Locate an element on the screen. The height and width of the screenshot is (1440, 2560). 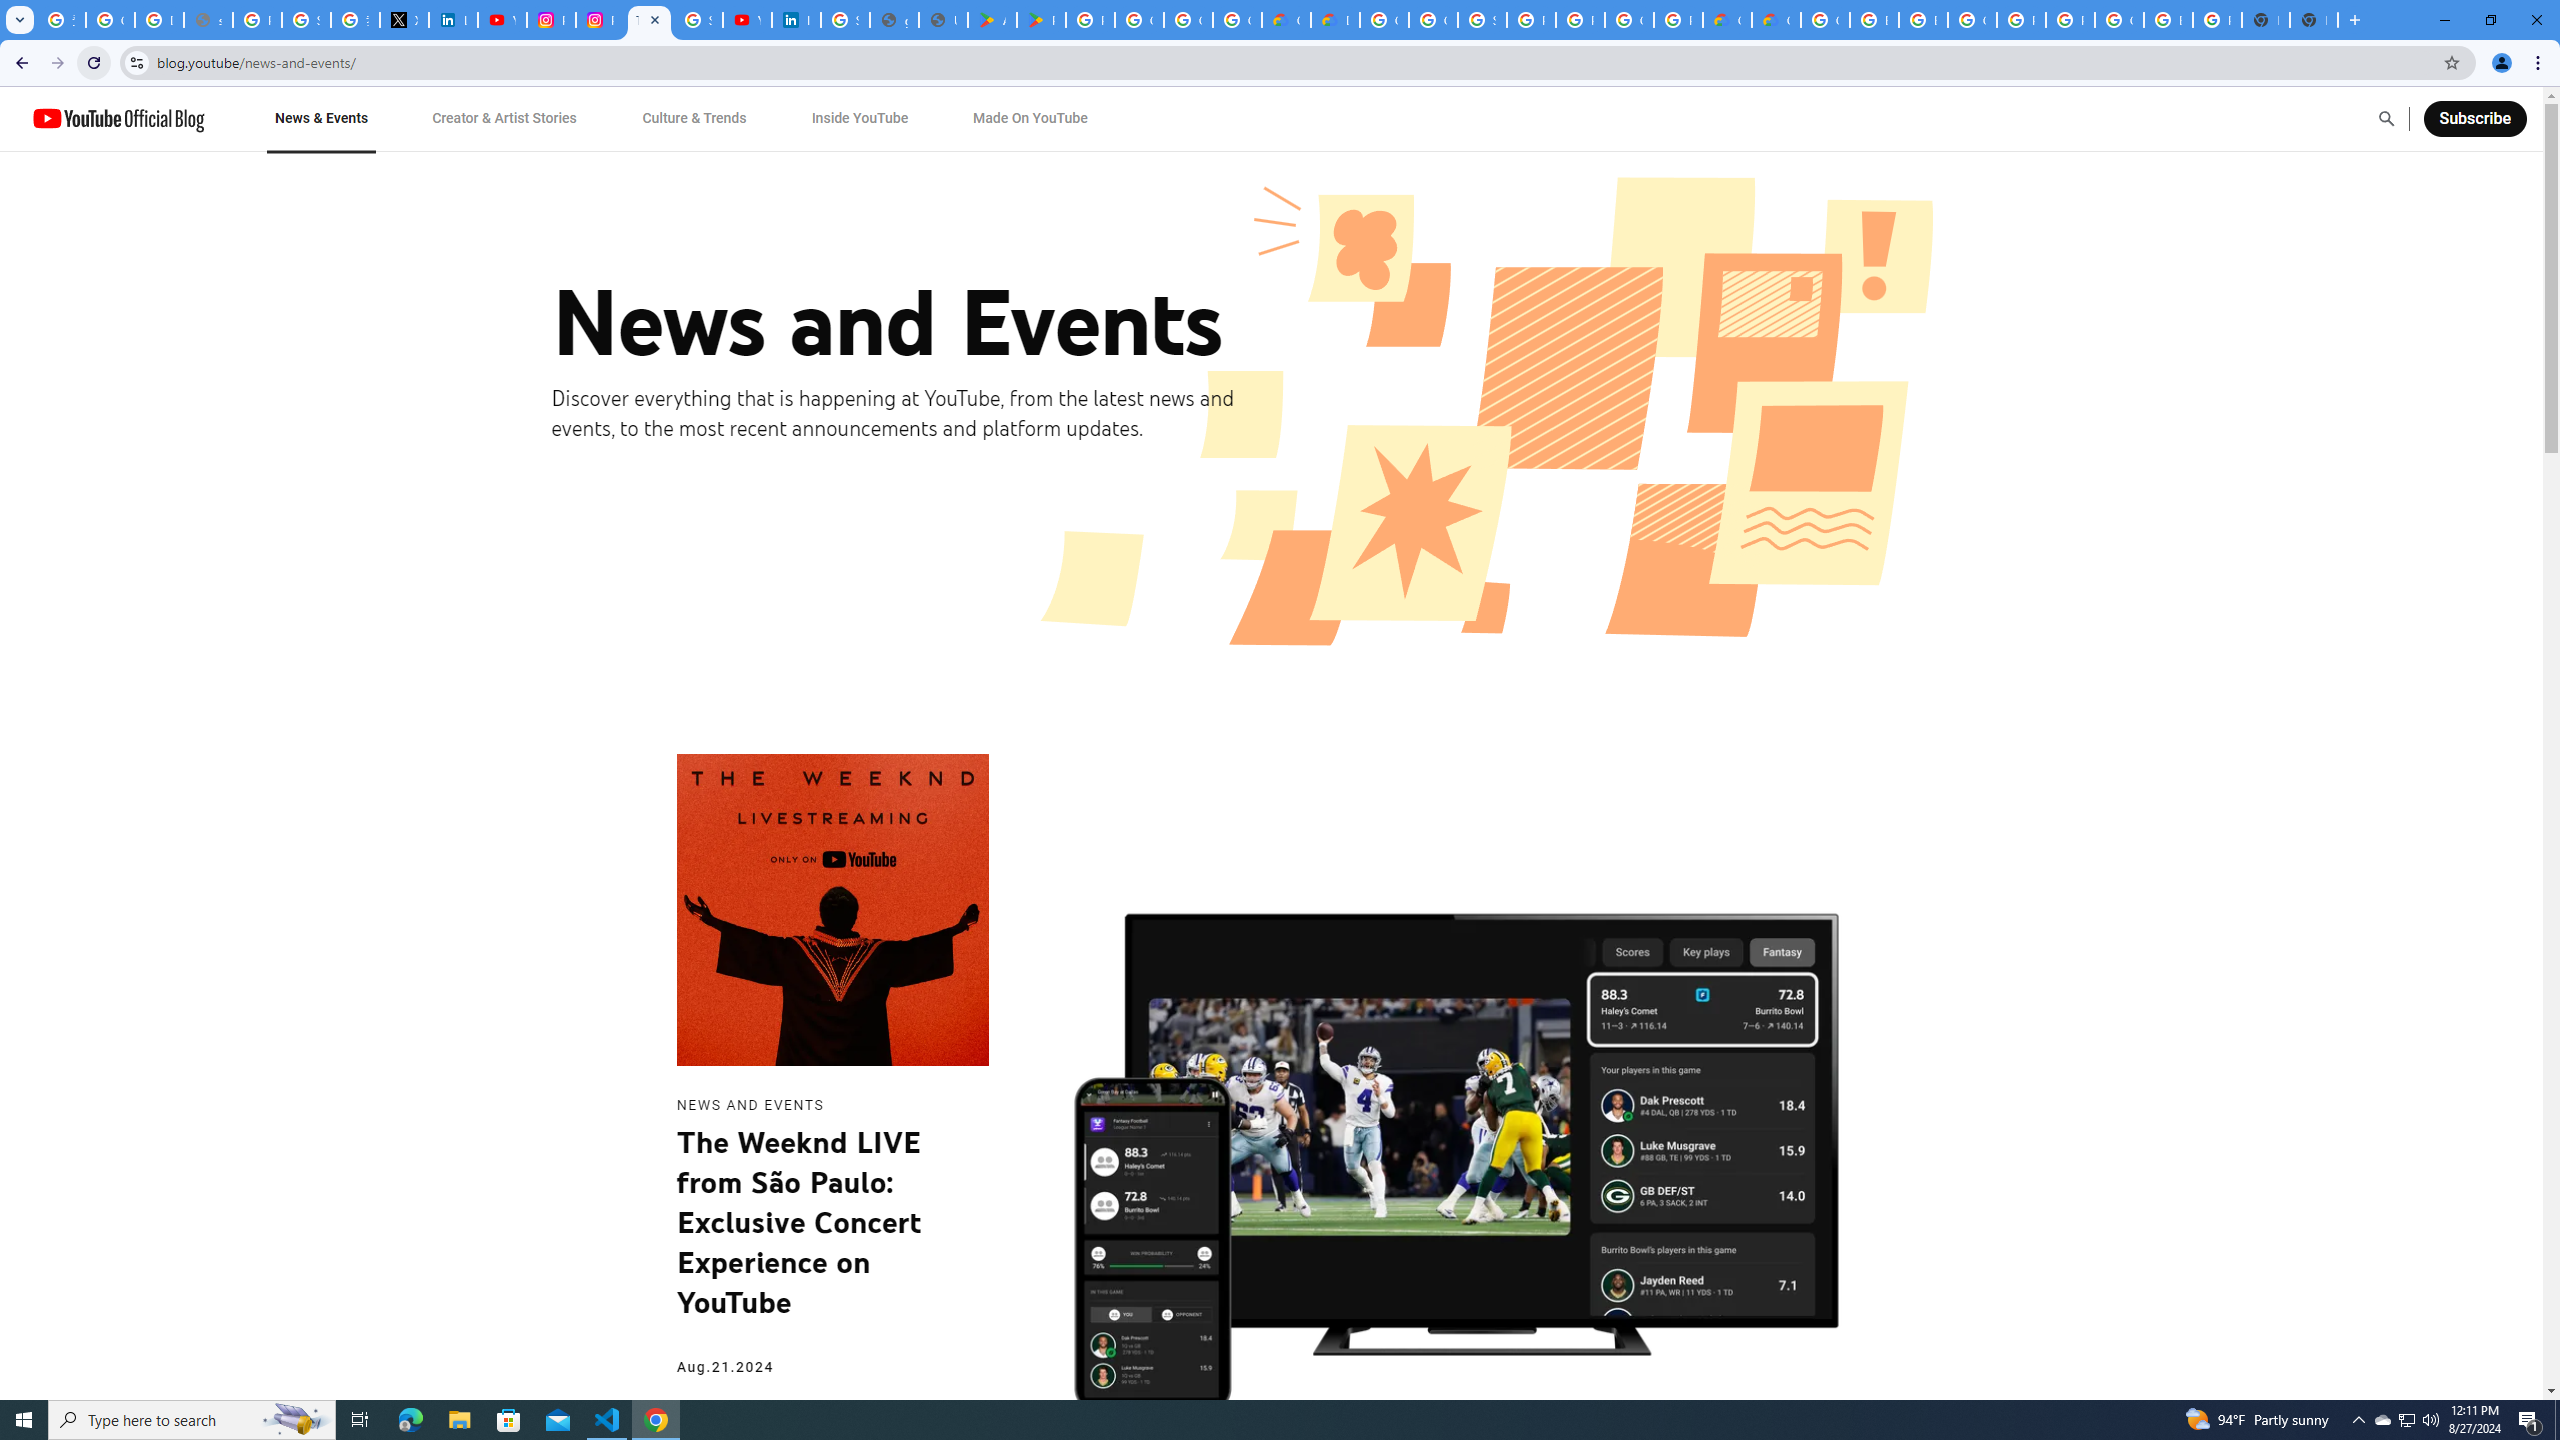
'New Tab' is located at coordinates (2314, 19).